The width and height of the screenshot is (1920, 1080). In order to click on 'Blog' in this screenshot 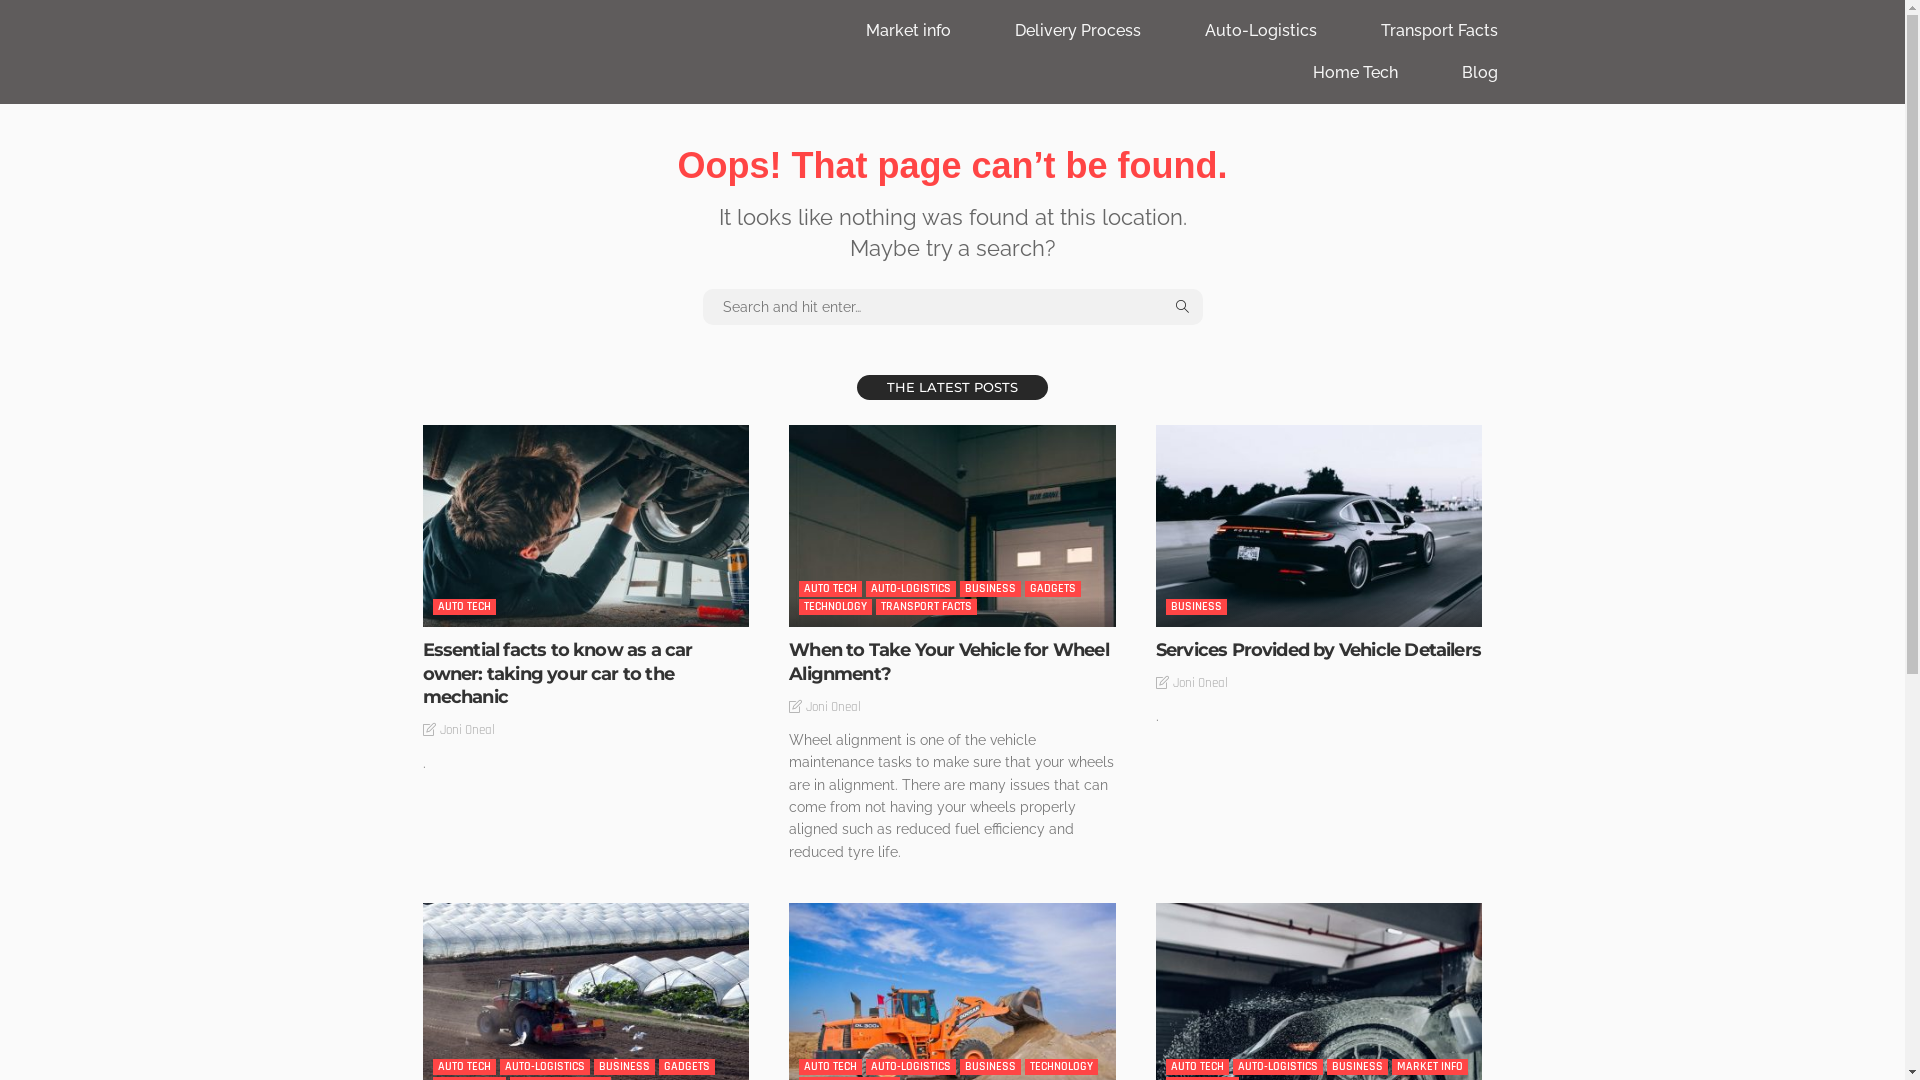, I will do `click(1479, 72)`.